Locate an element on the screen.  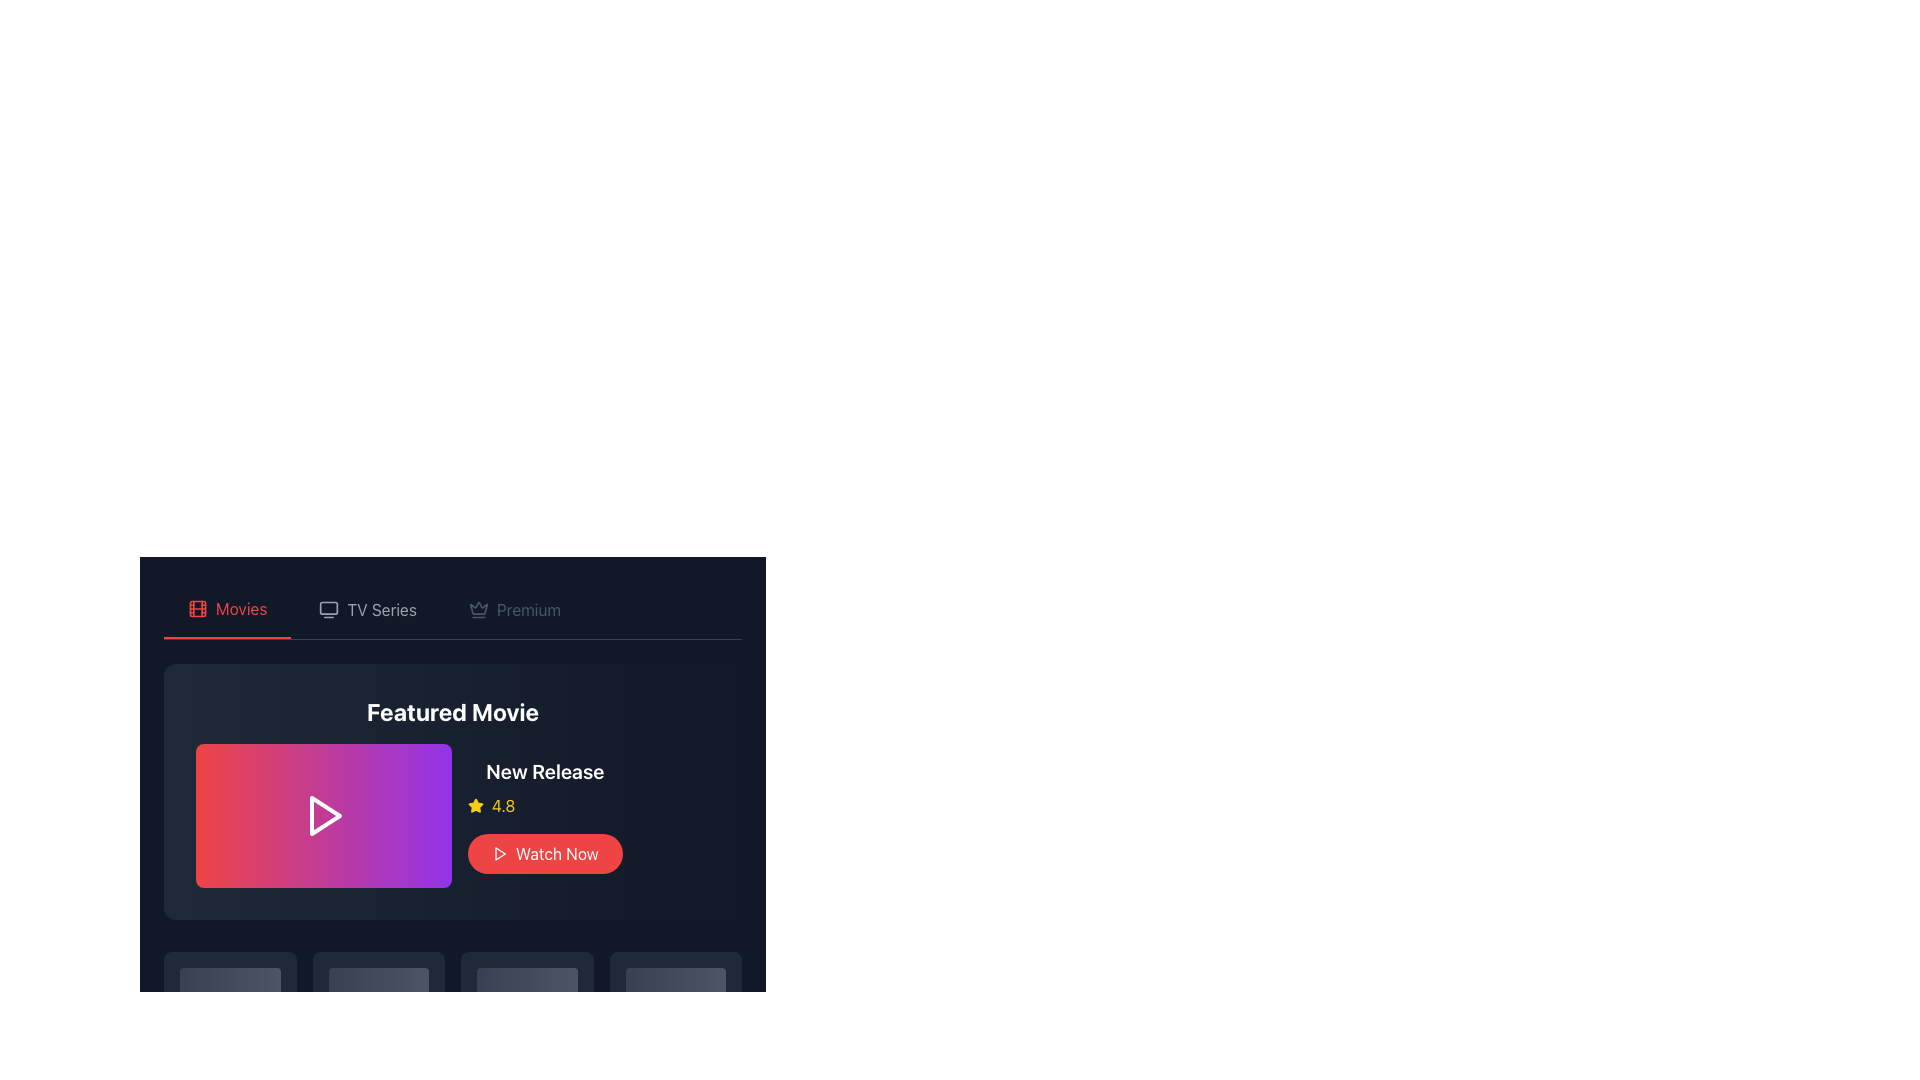
the play icon within the SVG component, which is centered in the 'Featured Movie' banner, to trigger visual feedback is located at coordinates (326, 816).